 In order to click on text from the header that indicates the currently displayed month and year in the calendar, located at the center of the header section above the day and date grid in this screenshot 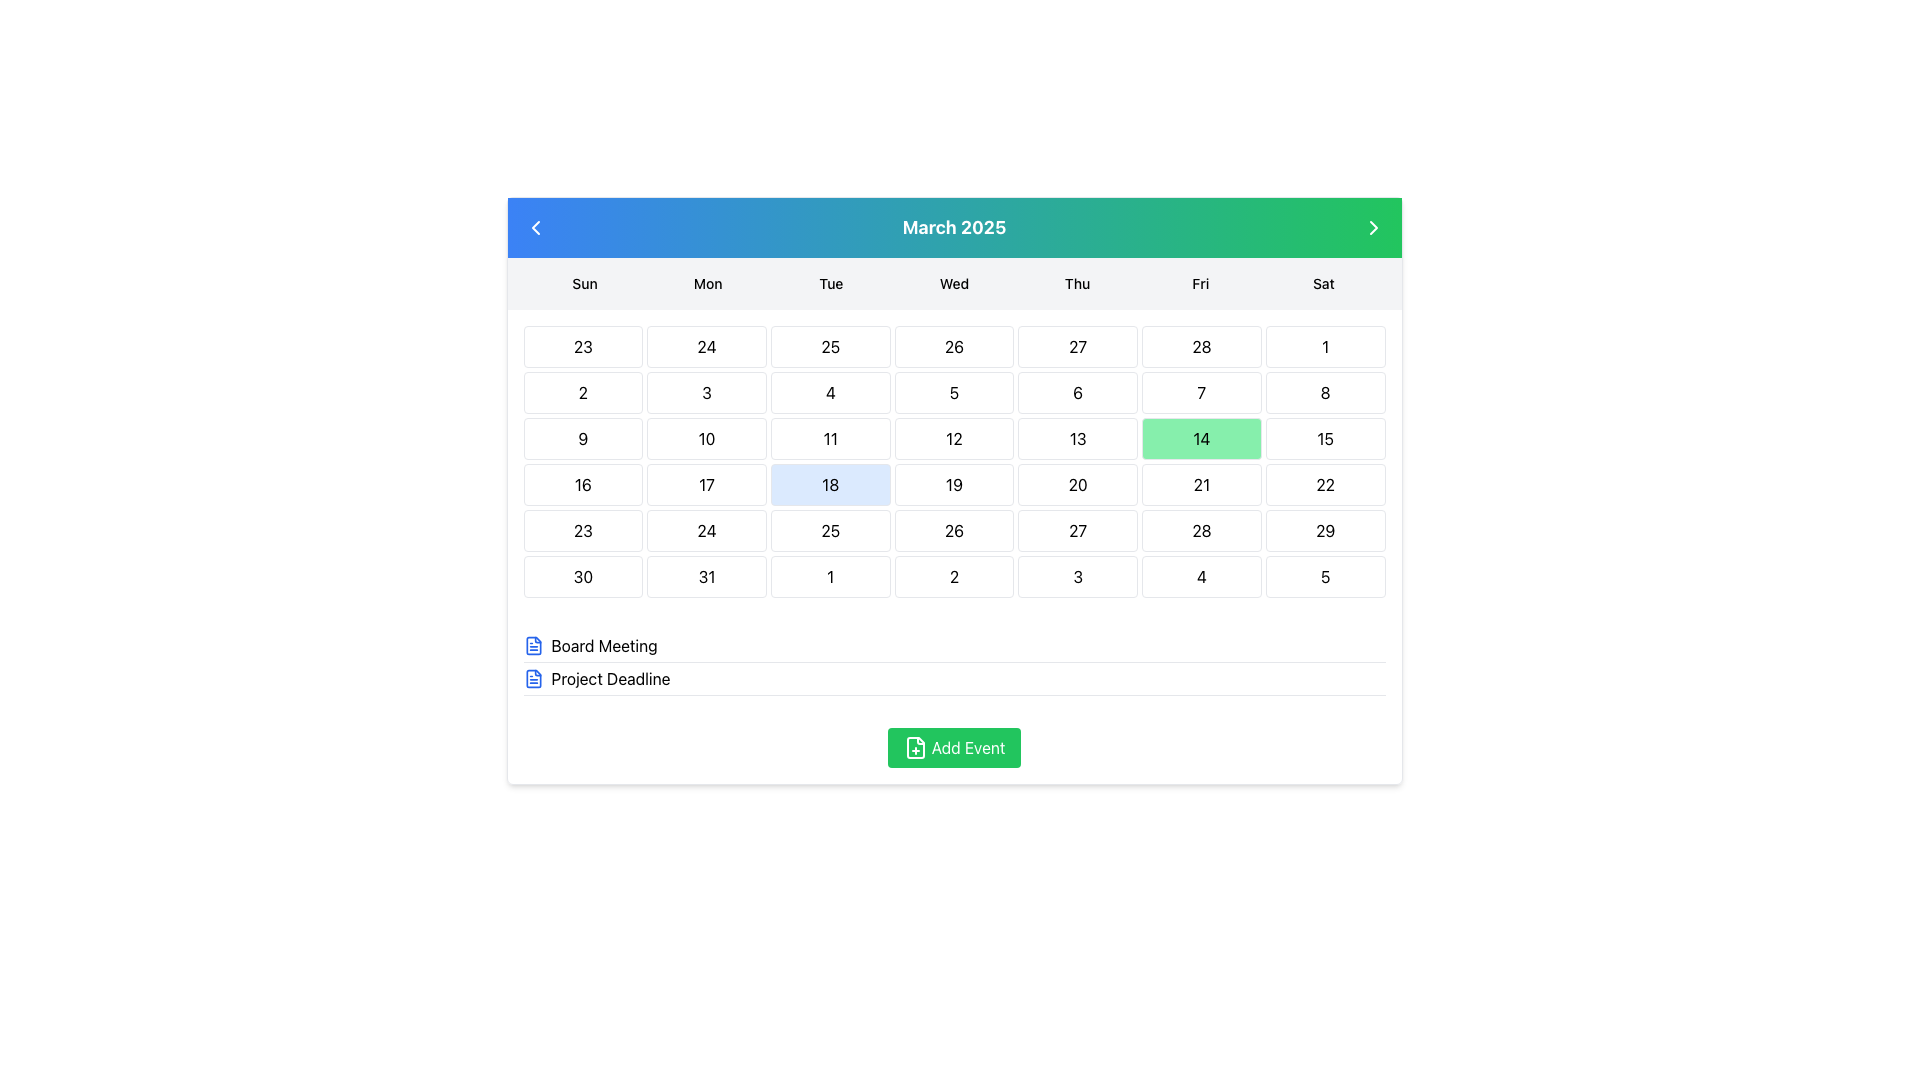, I will do `click(953, 226)`.